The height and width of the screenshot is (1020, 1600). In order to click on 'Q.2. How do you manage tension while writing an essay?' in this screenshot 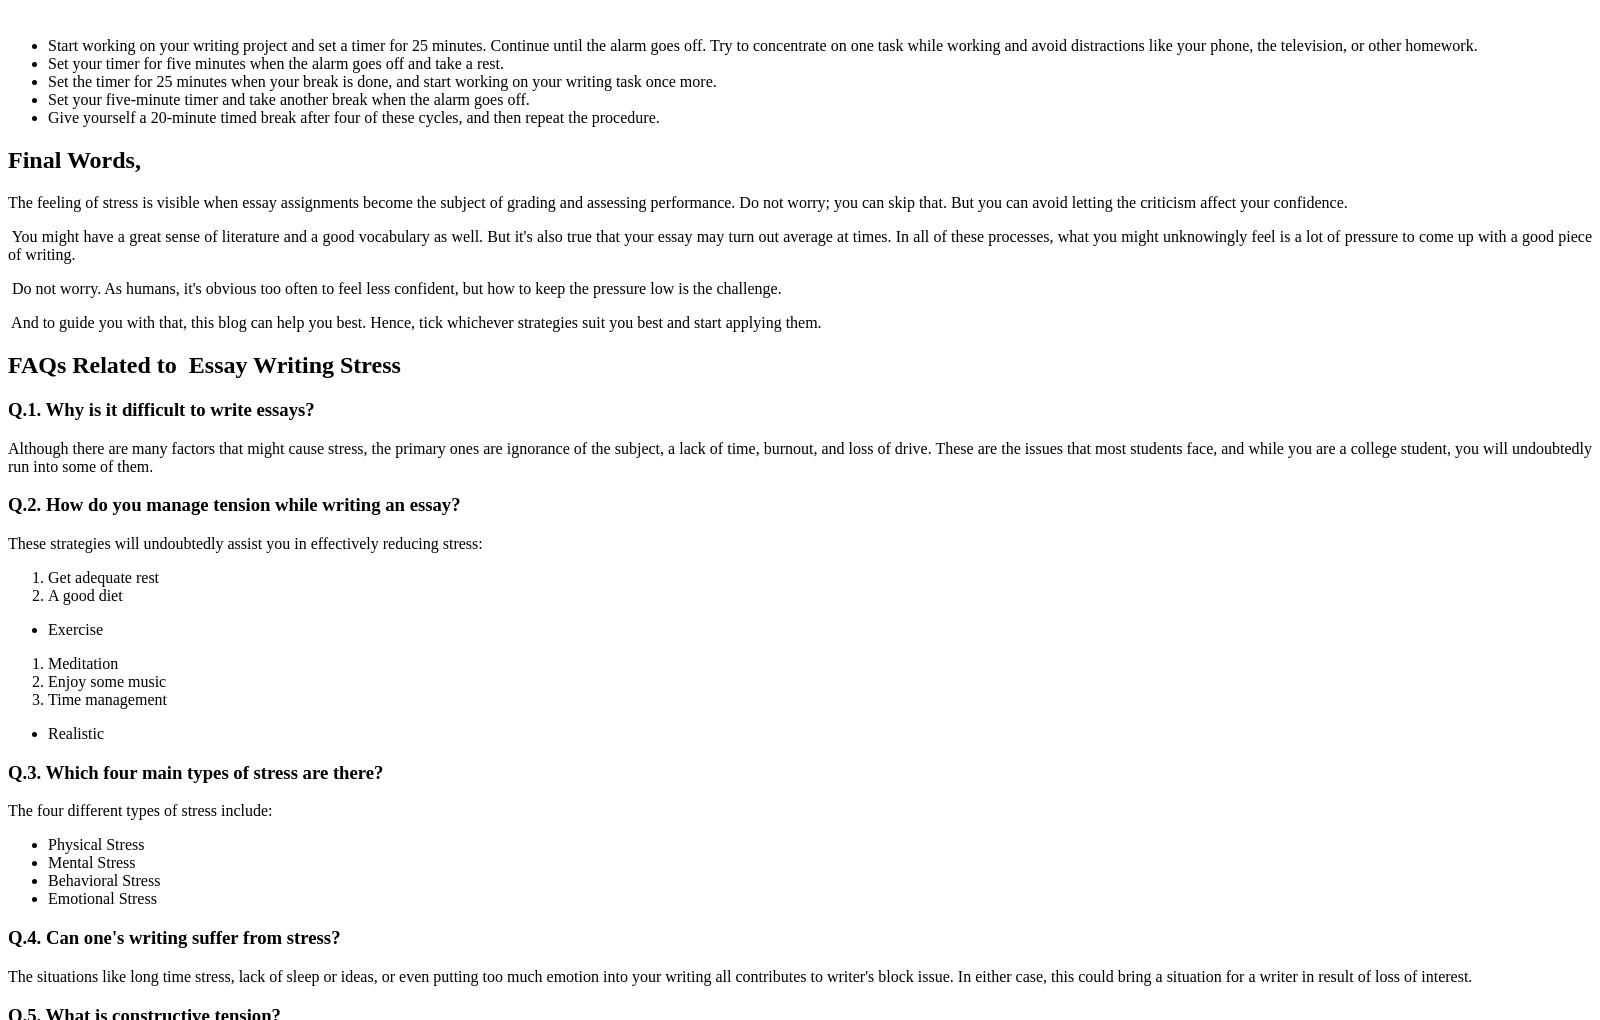, I will do `click(233, 504)`.